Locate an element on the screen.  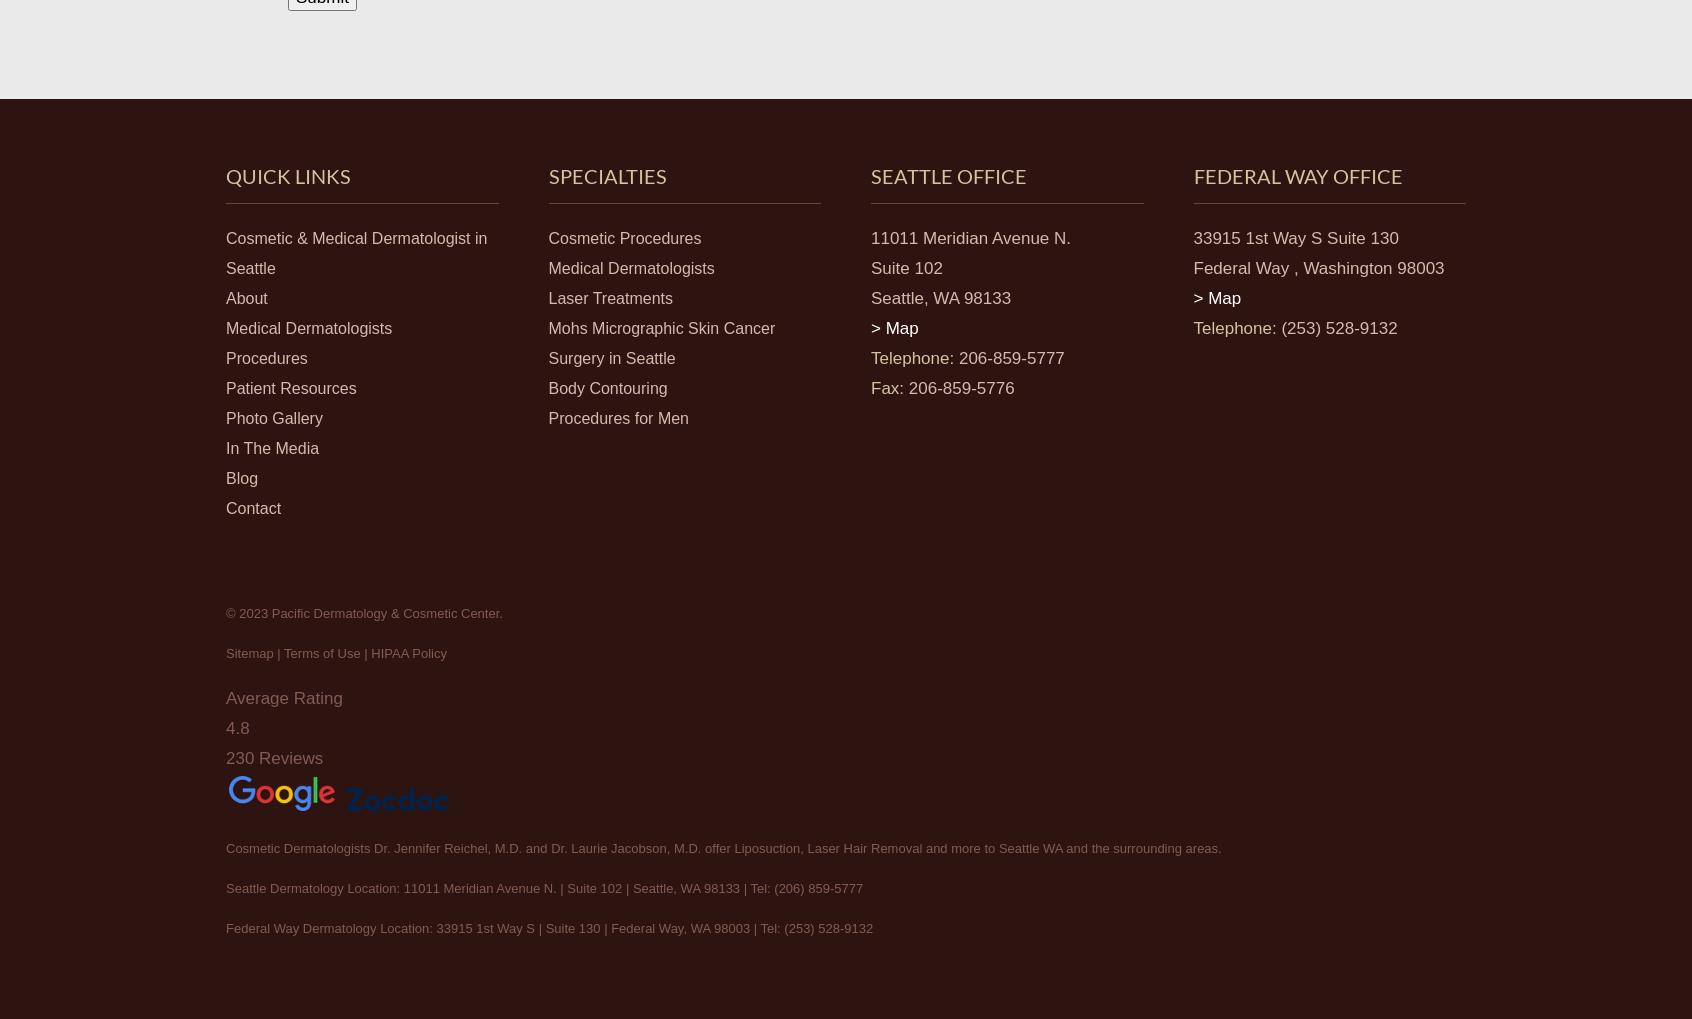
'Seattle Office' is located at coordinates (949, 174).